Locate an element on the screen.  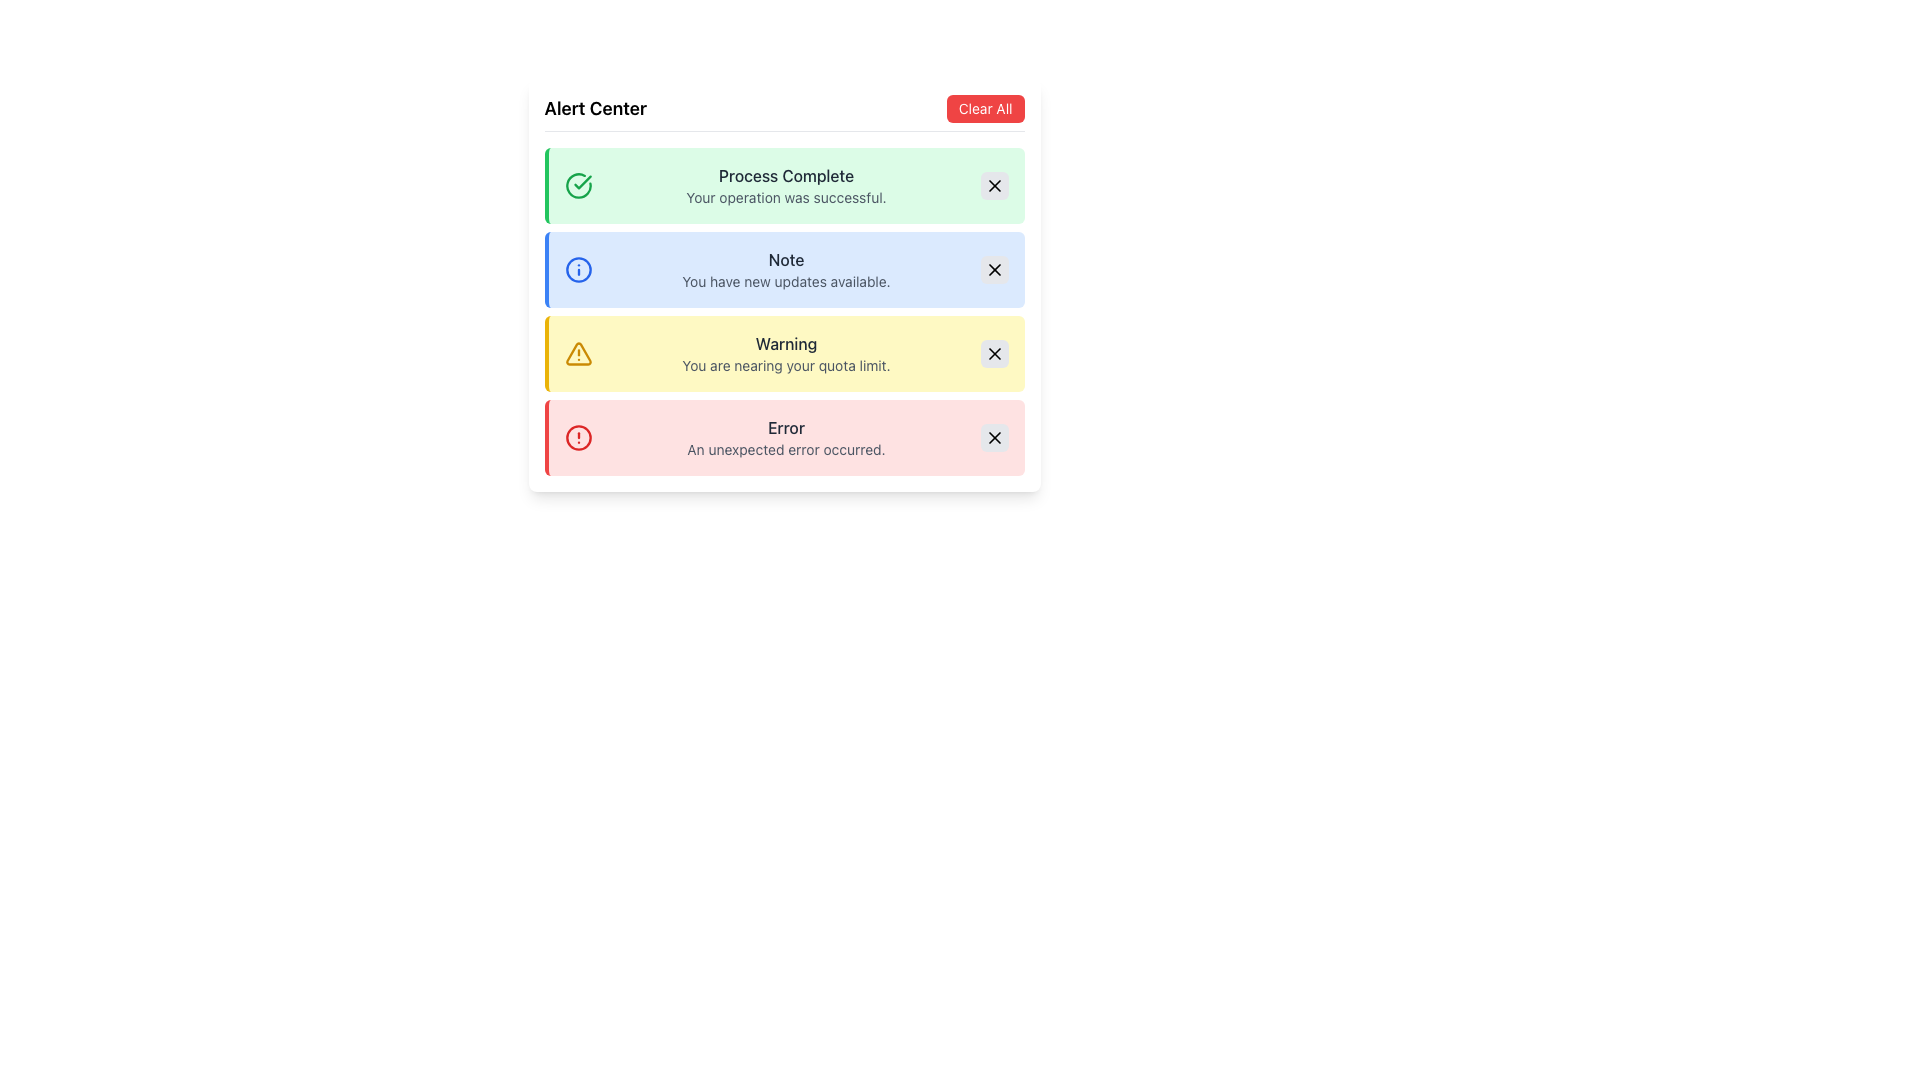
the visual indicator icon located on the left side of the green notification panel, near the top-left corner, confirming the successful completion of a process is located at coordinates (577, 185).